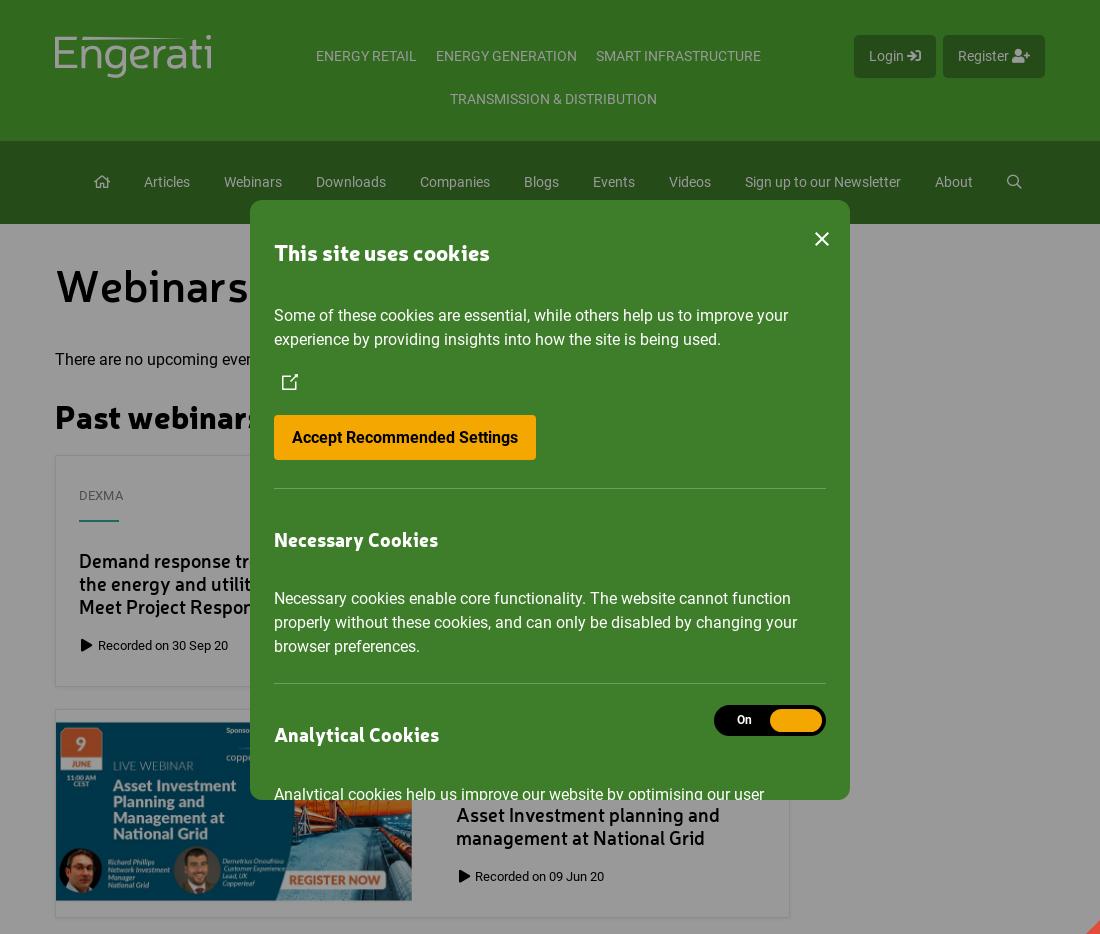  What do you see at coordinates (157, 419) in the screenshot?
I see `'Past webinars'` at bounding box center [157, 419].